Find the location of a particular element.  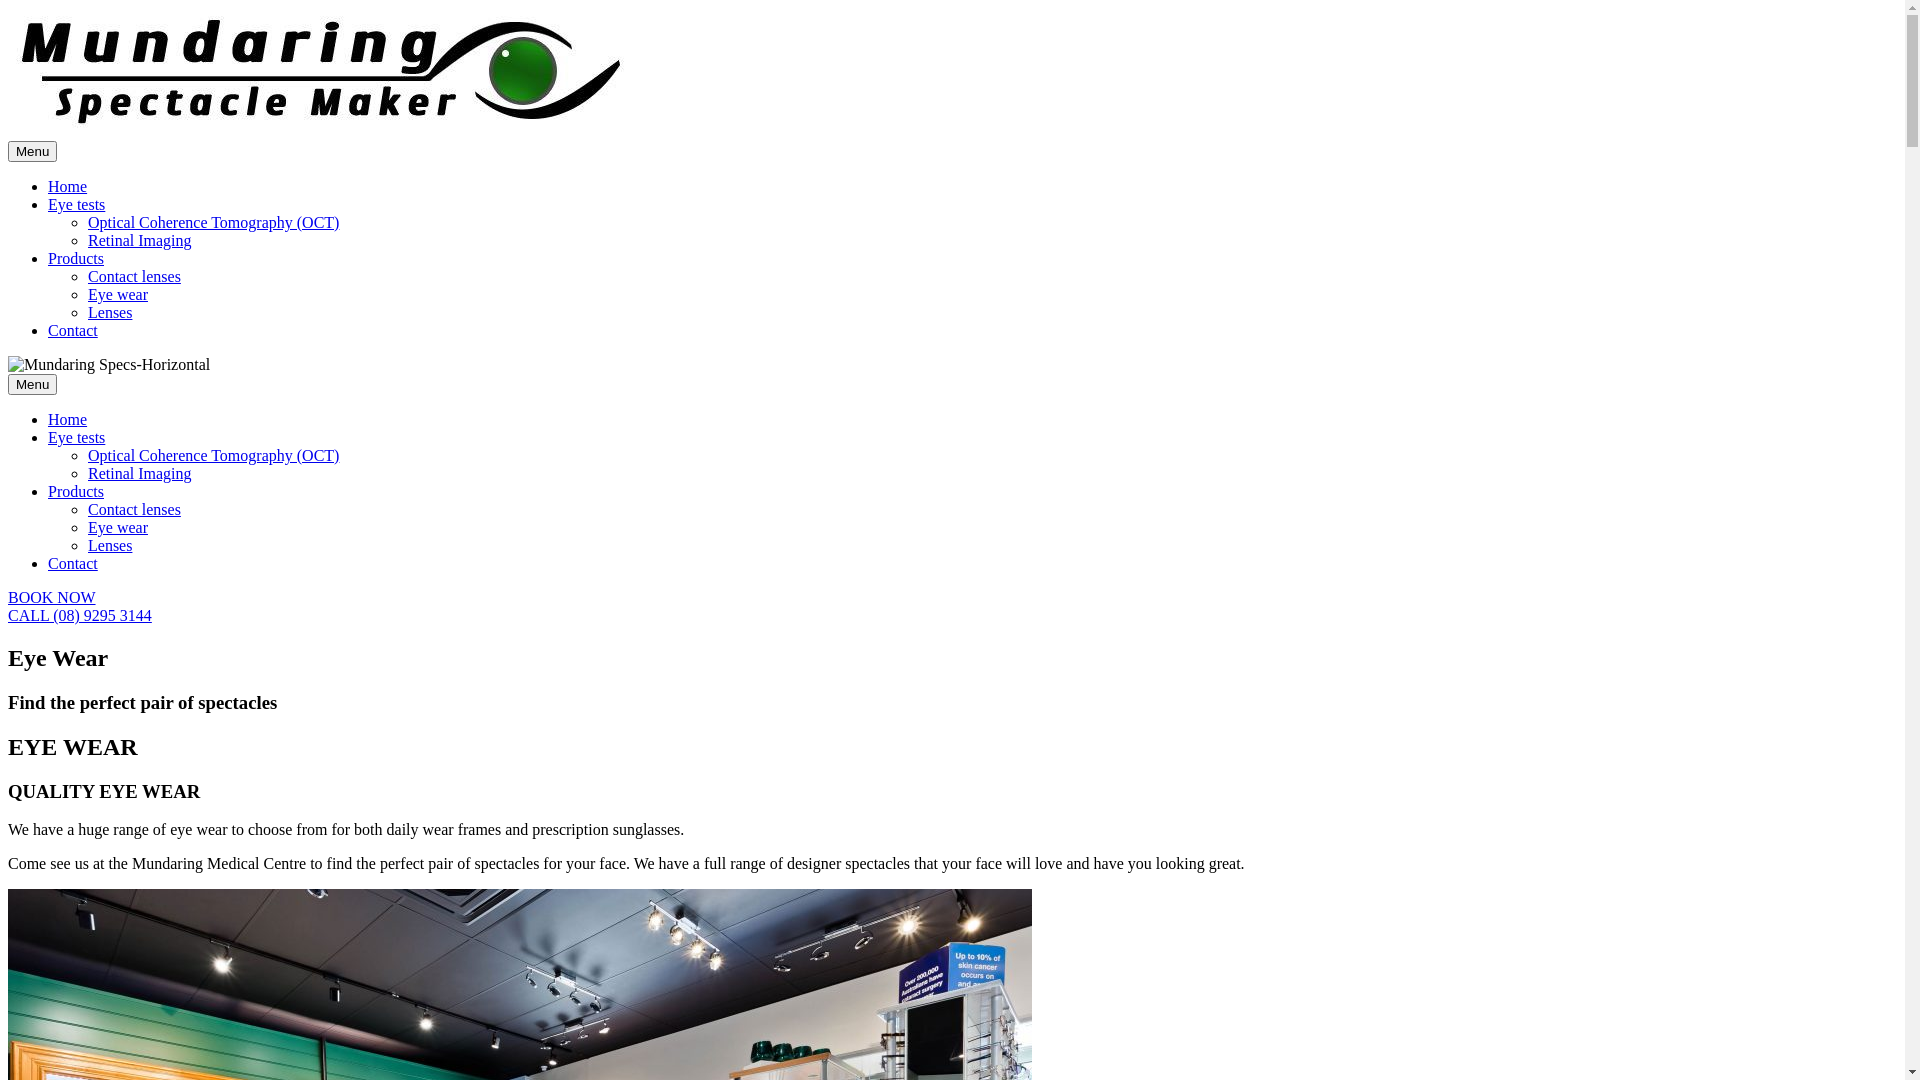

'Retinal Imaging' is located at coordinates (138, 239).